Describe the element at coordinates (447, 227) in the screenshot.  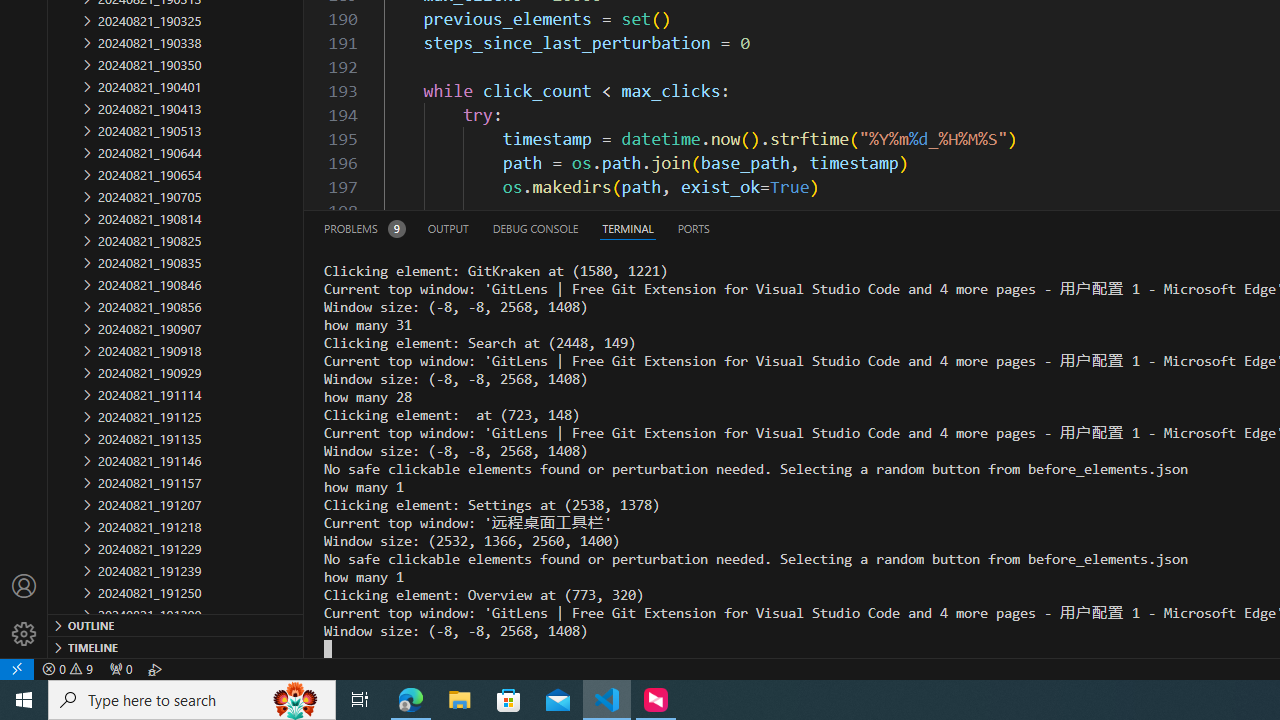
I see `'Output (Ctrl+Shift+U)'` at that location.